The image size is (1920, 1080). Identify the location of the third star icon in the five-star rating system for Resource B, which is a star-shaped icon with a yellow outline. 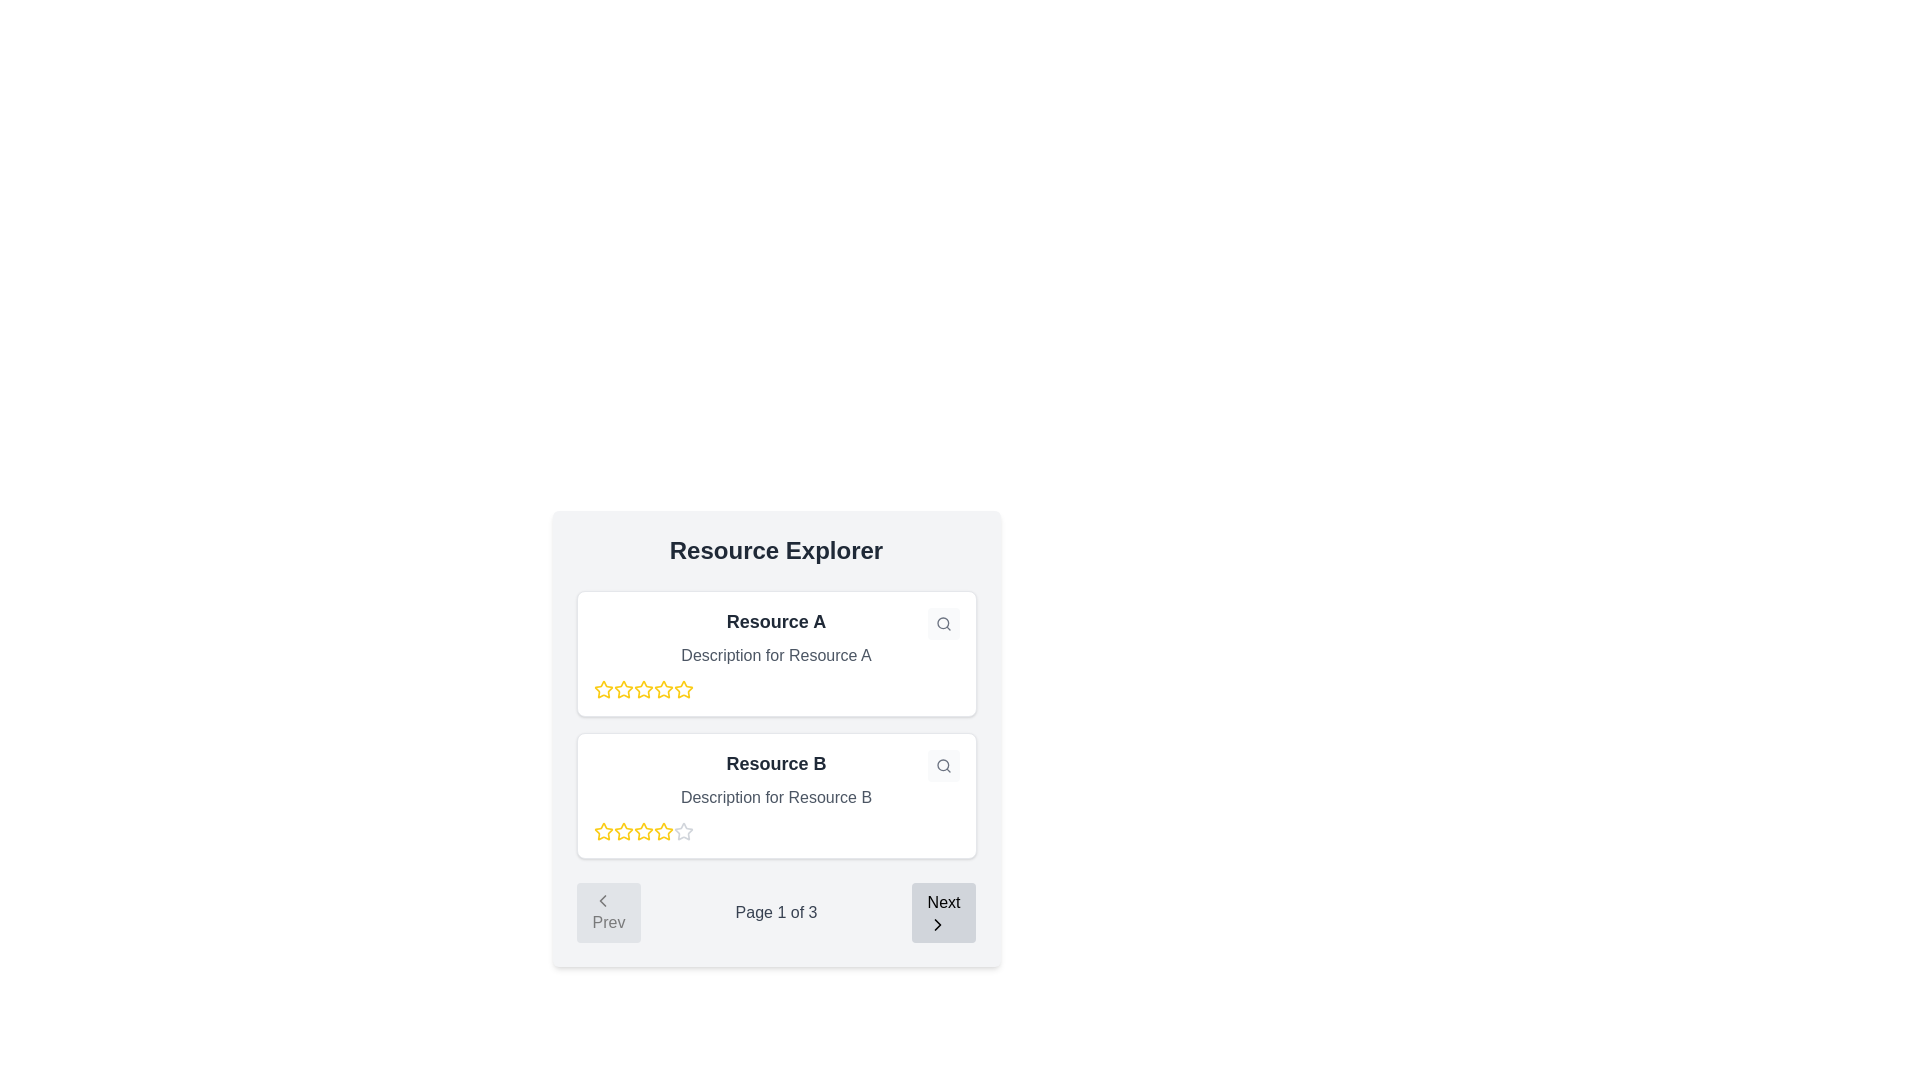
(622, 832).